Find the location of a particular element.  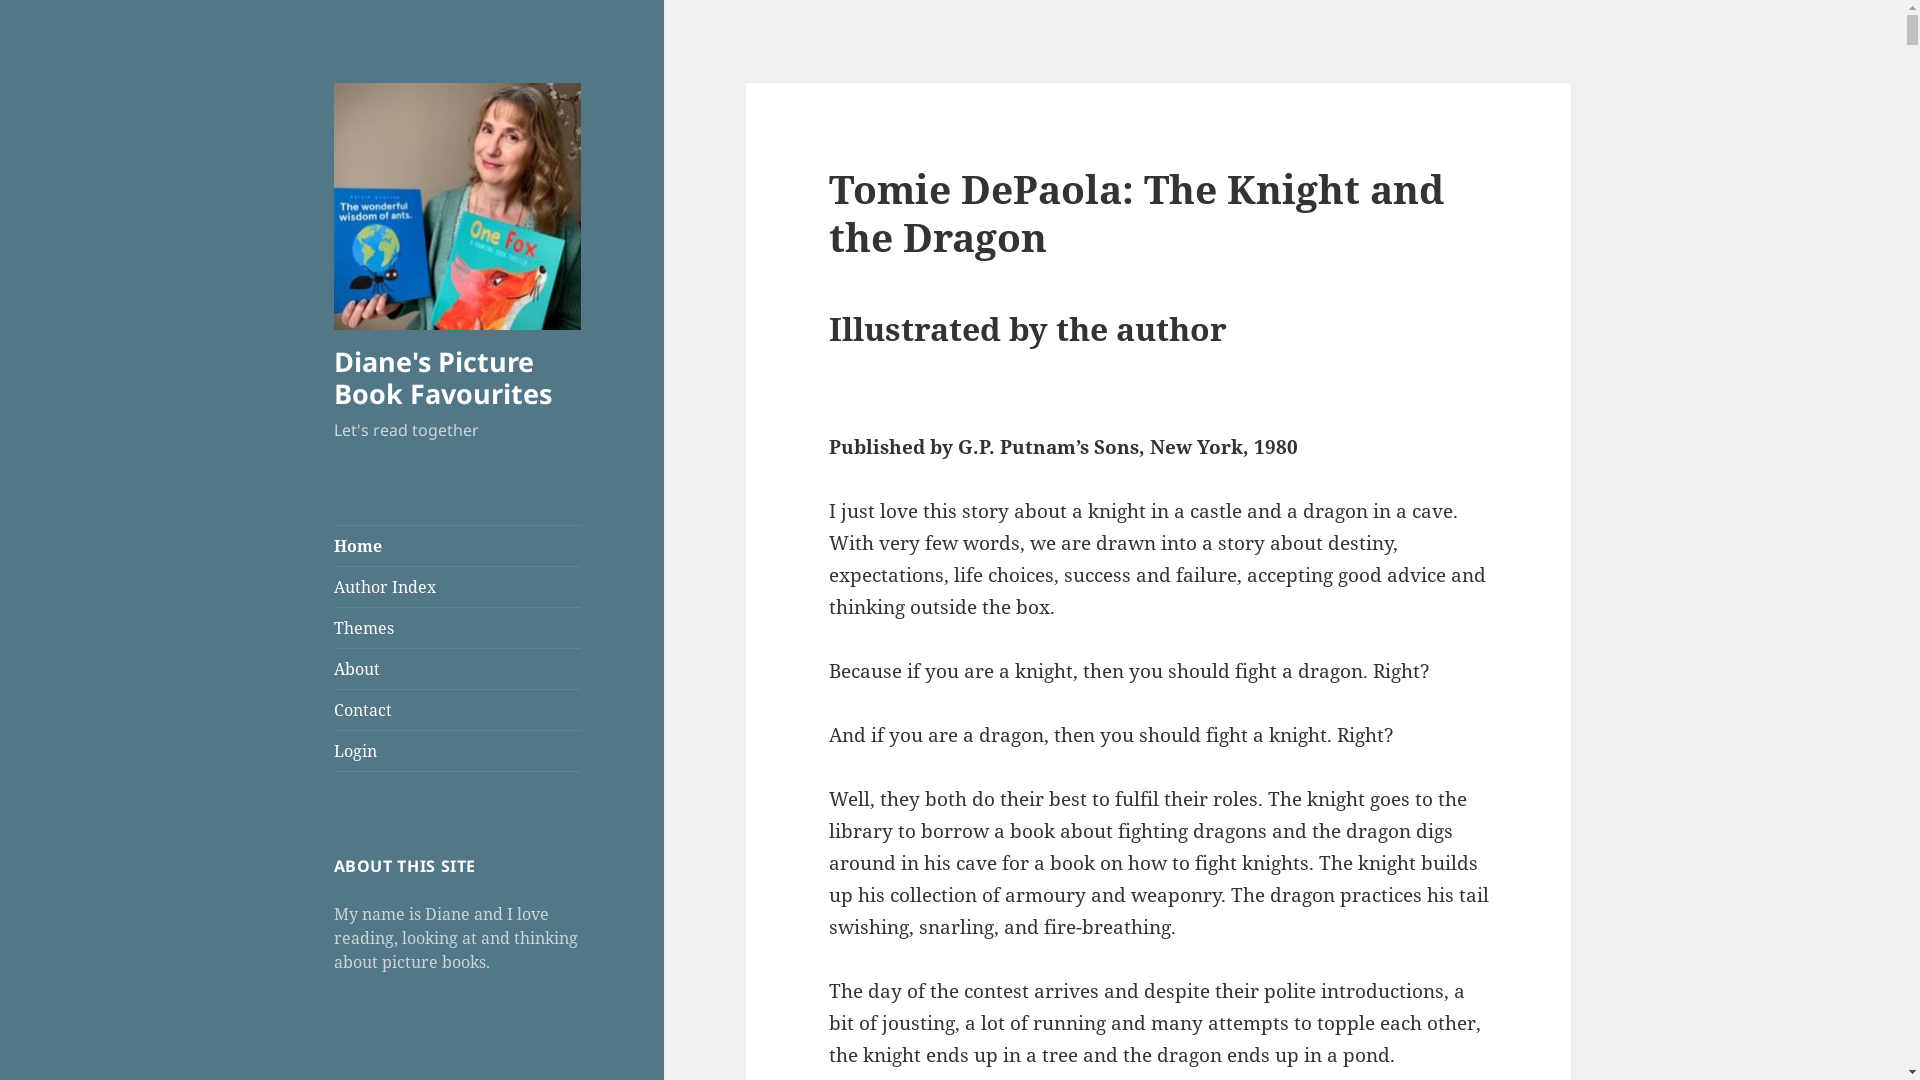

'Home' is located at coordinates (456, 546).